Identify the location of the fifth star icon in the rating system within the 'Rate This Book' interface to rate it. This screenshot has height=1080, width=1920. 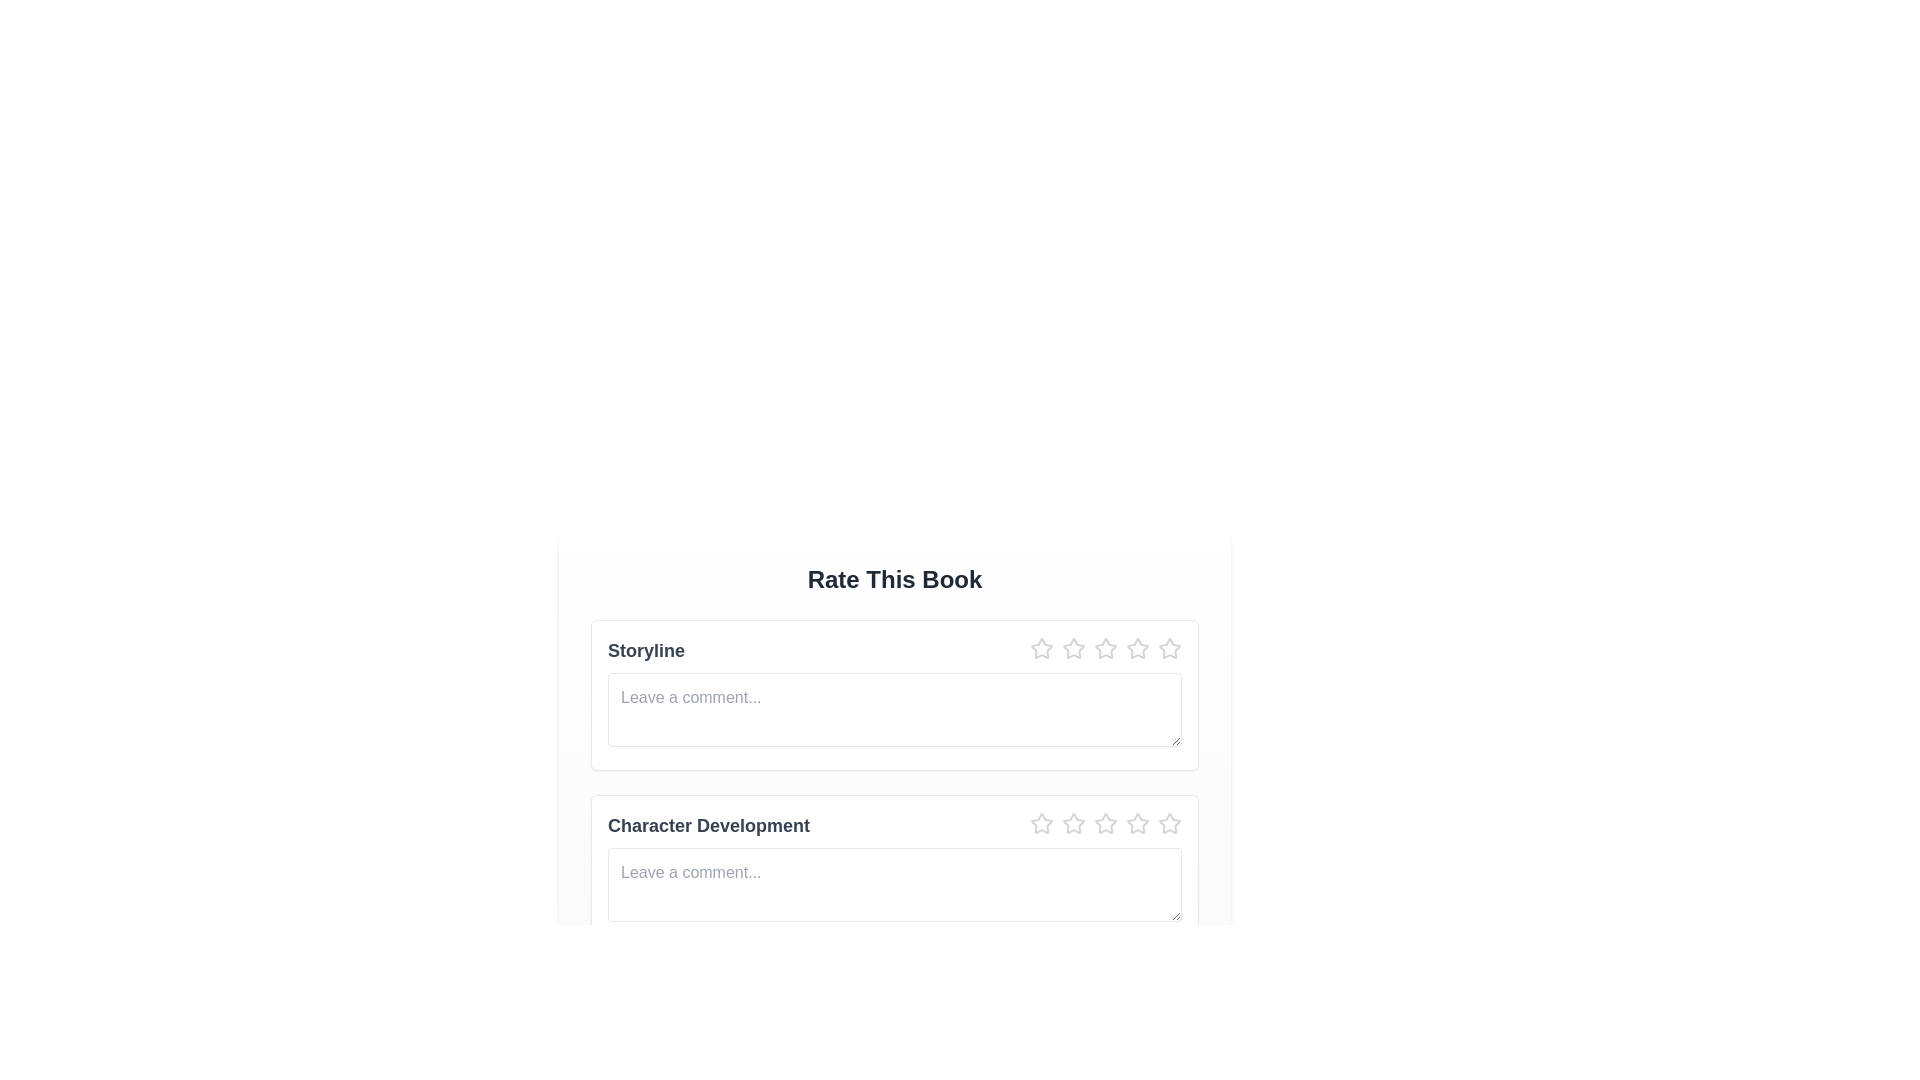
(1104, 823).